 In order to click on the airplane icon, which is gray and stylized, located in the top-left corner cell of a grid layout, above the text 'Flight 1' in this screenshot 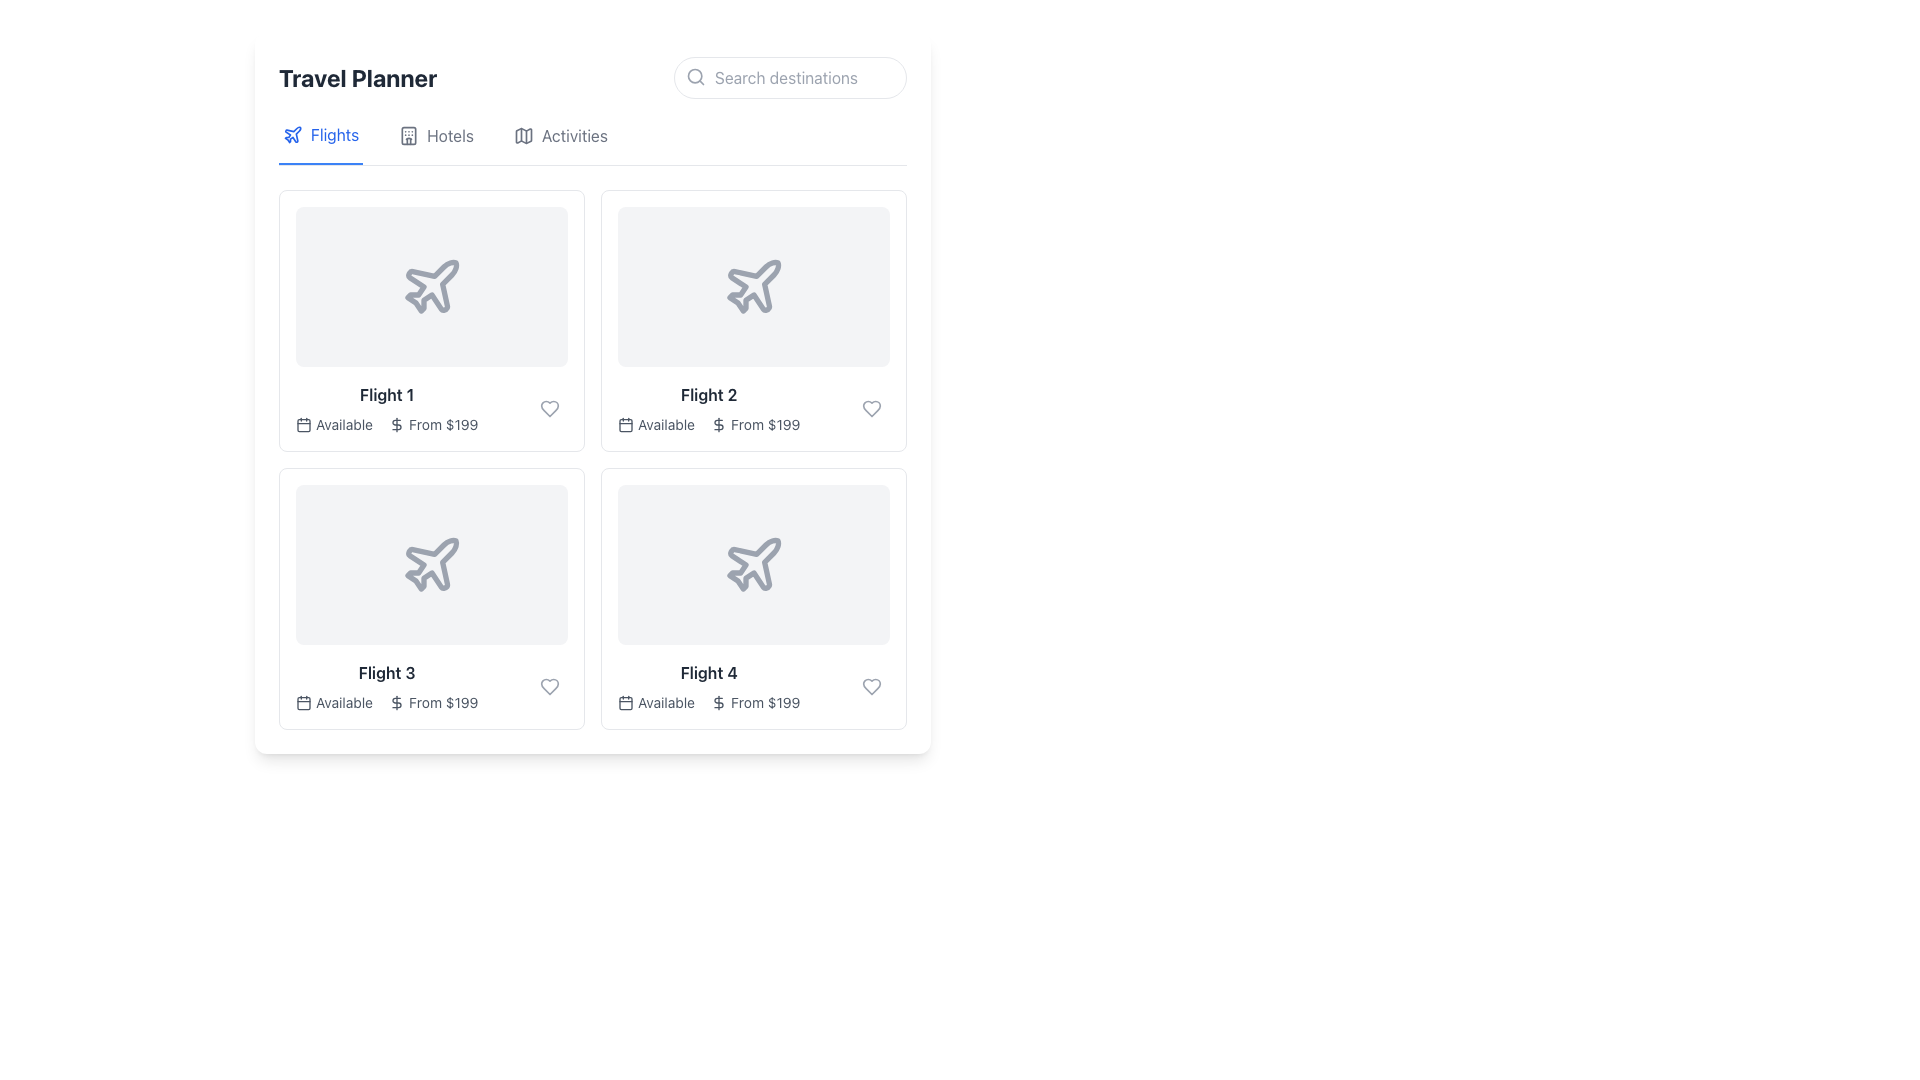, I will do `click(431, 286)`.